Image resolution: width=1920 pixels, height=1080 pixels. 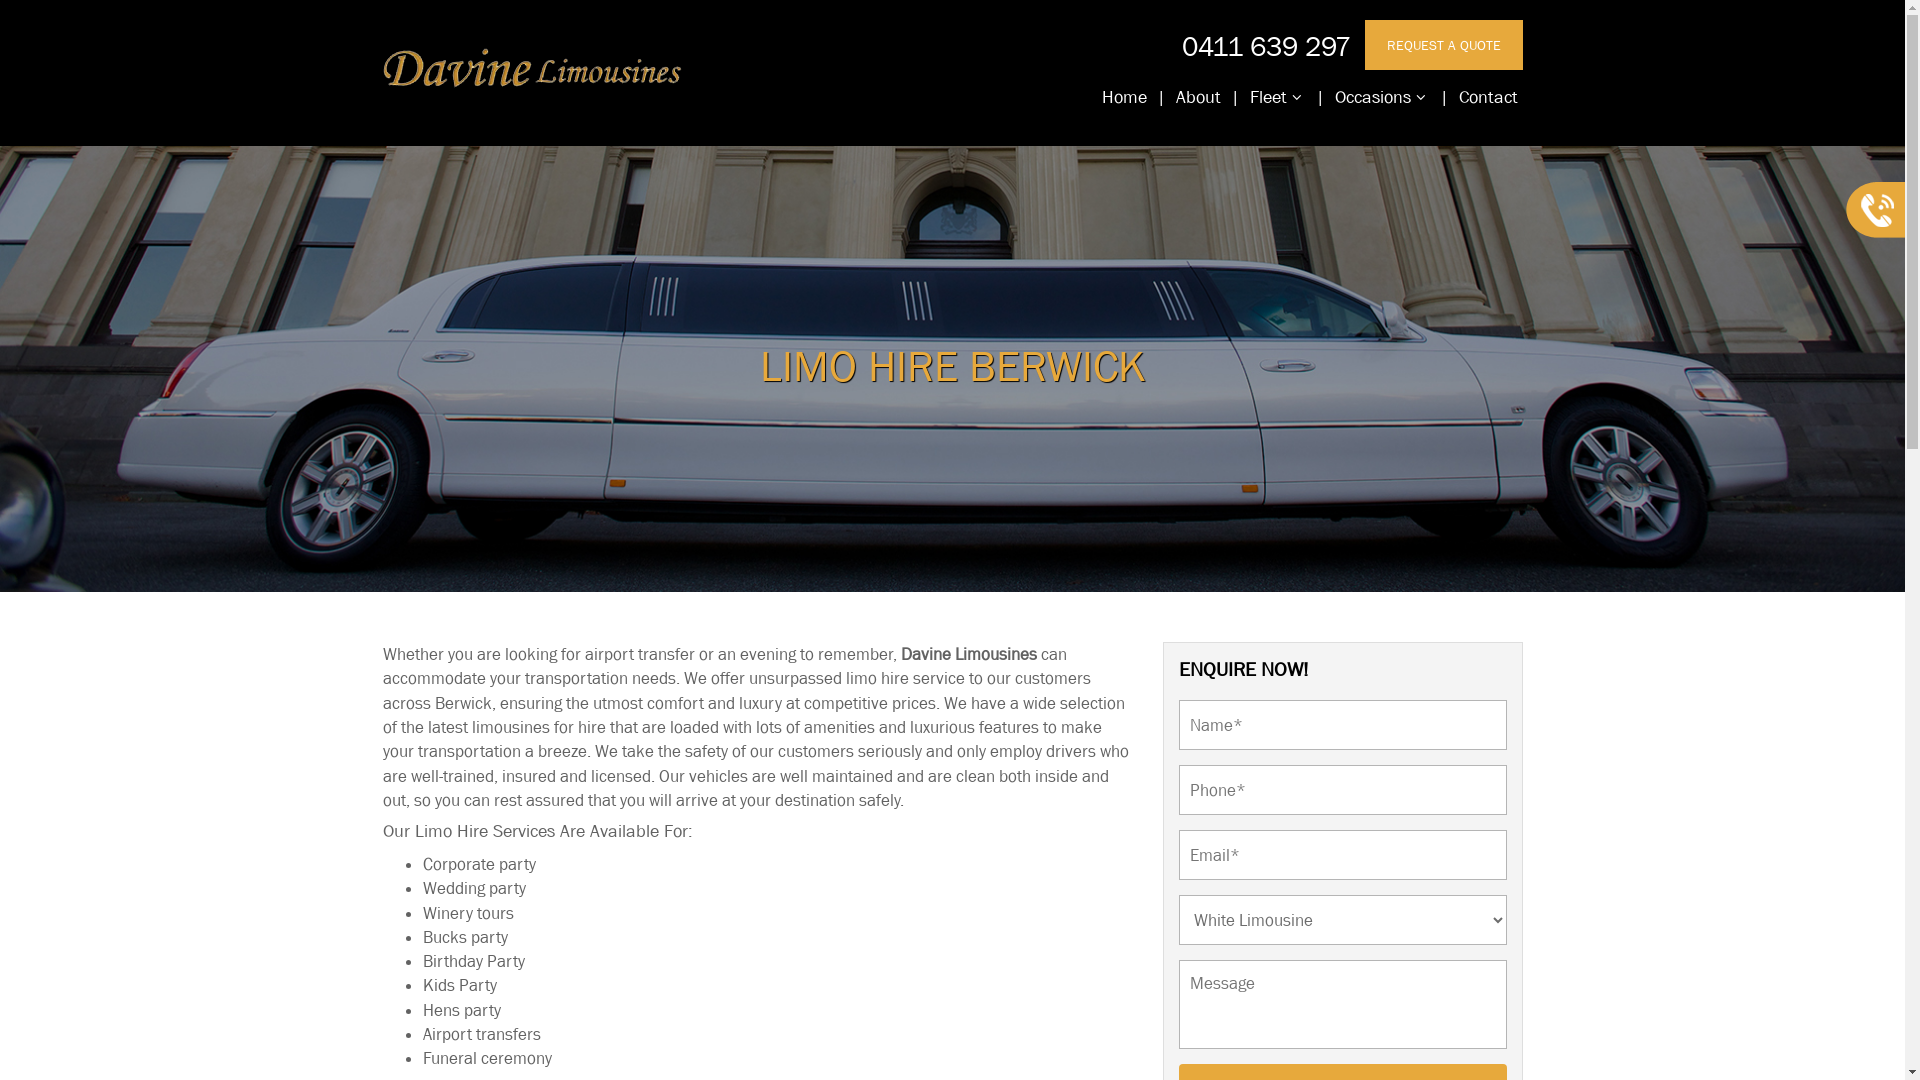 What do you see at coordinates (1197, 97) in the screenshot?
I see `'About'` at bounding box center [1197, 97].